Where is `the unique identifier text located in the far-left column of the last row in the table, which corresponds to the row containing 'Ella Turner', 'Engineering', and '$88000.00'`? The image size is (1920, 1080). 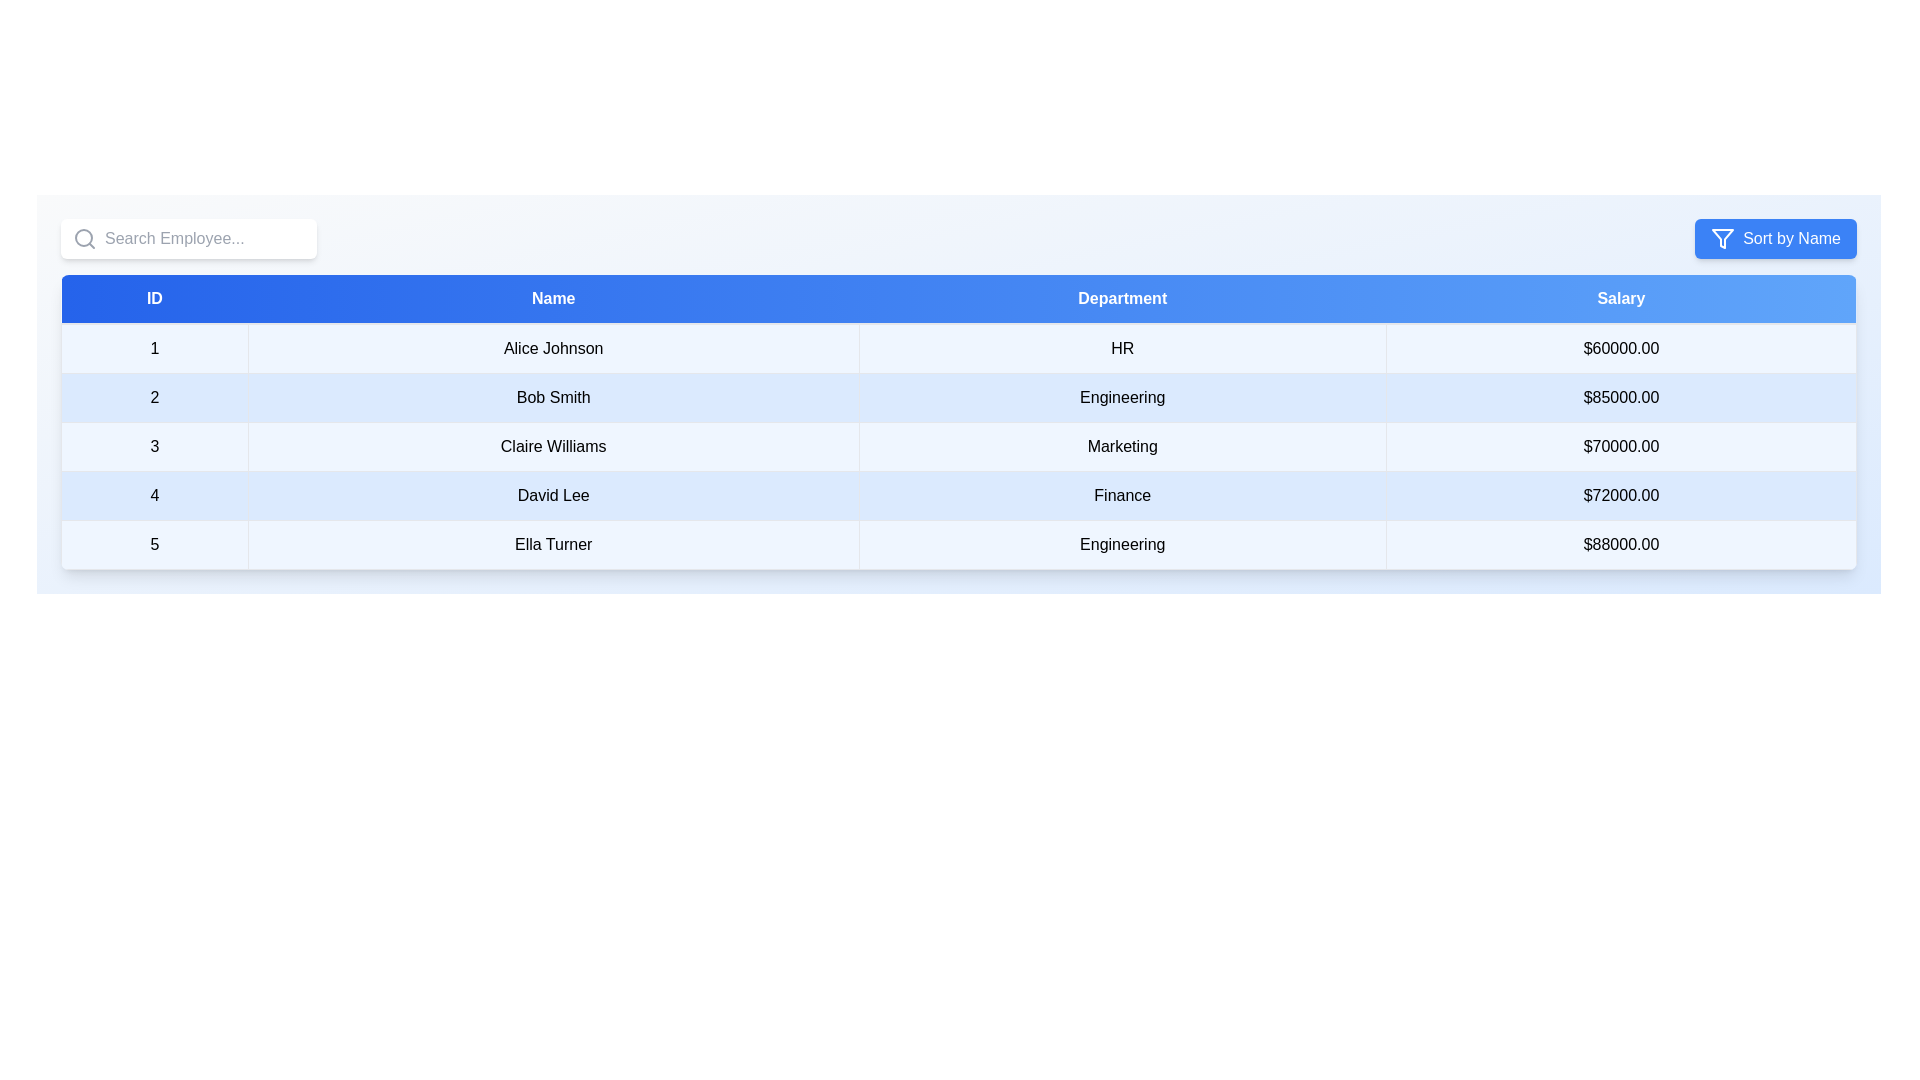
the unique identifier text located in the far-left column of the last row in the table, which corresponds to the row containing 'Ella Turner', 'Engineering', and '$88000.00' is located at coordinates (153, 544).